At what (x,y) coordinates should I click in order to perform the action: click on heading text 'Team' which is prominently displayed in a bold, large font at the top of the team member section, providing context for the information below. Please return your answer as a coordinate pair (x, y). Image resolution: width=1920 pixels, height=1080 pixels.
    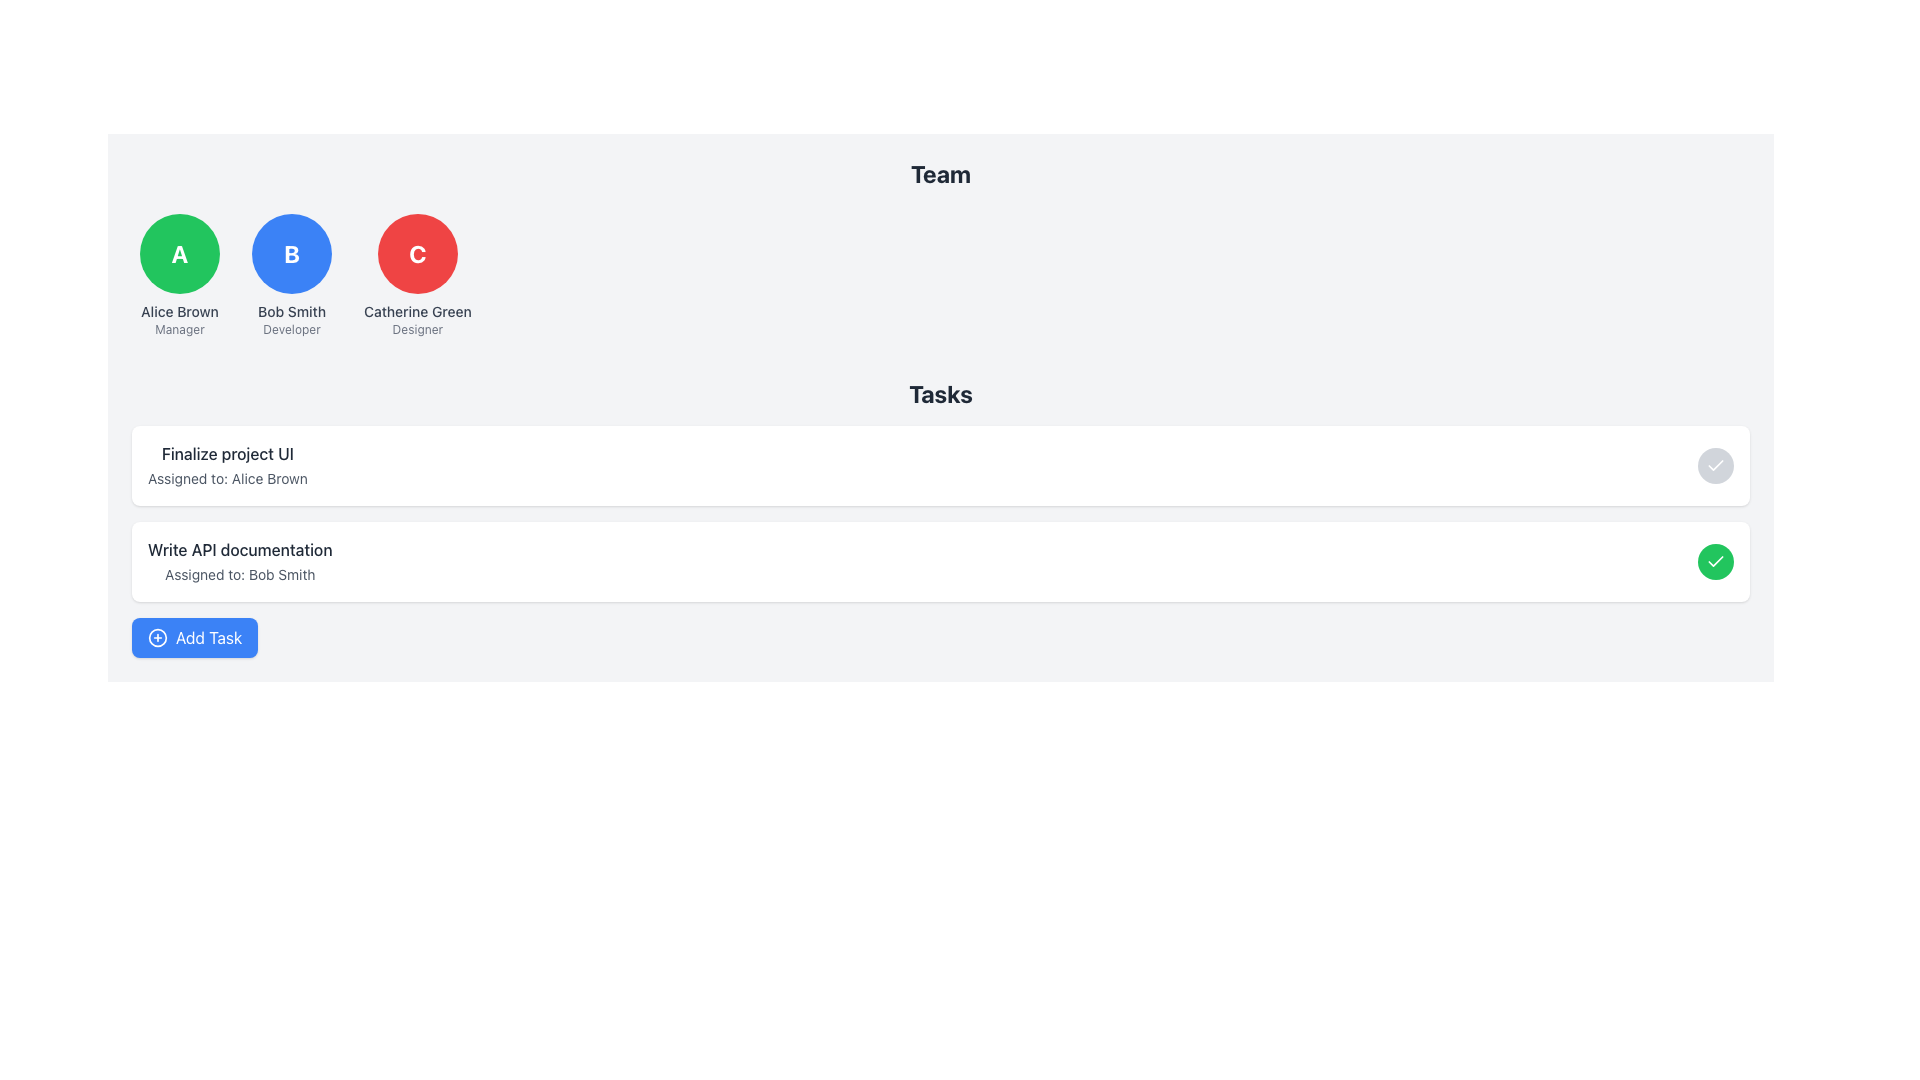
    Looking at the image, I should click on (939, 172).